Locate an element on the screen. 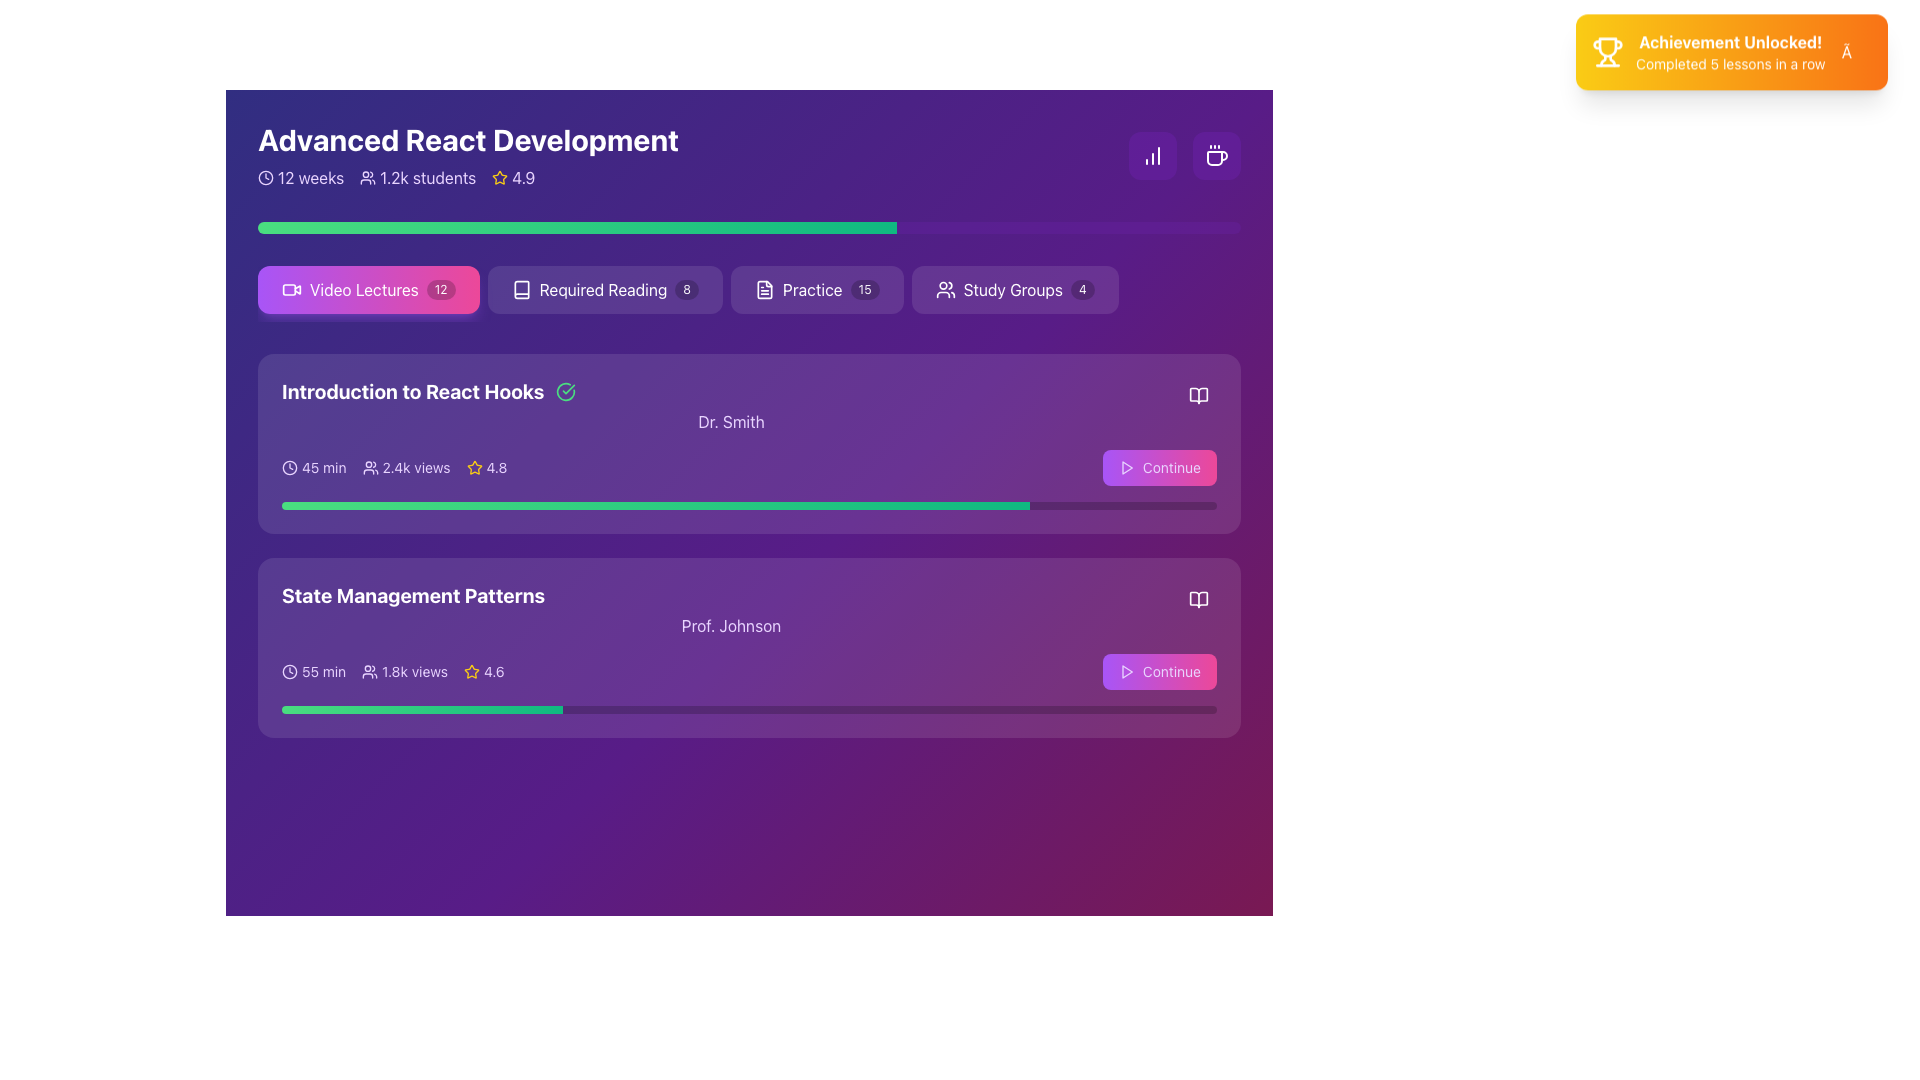 The image size is (1920, 1080). the rating value text ('4.8') for the course 'Introduction to React Hooks', which is positioned to the right of the view count ('2.4k views') and aligned with the duration ('45 min') is located at coordinates (486, 467).